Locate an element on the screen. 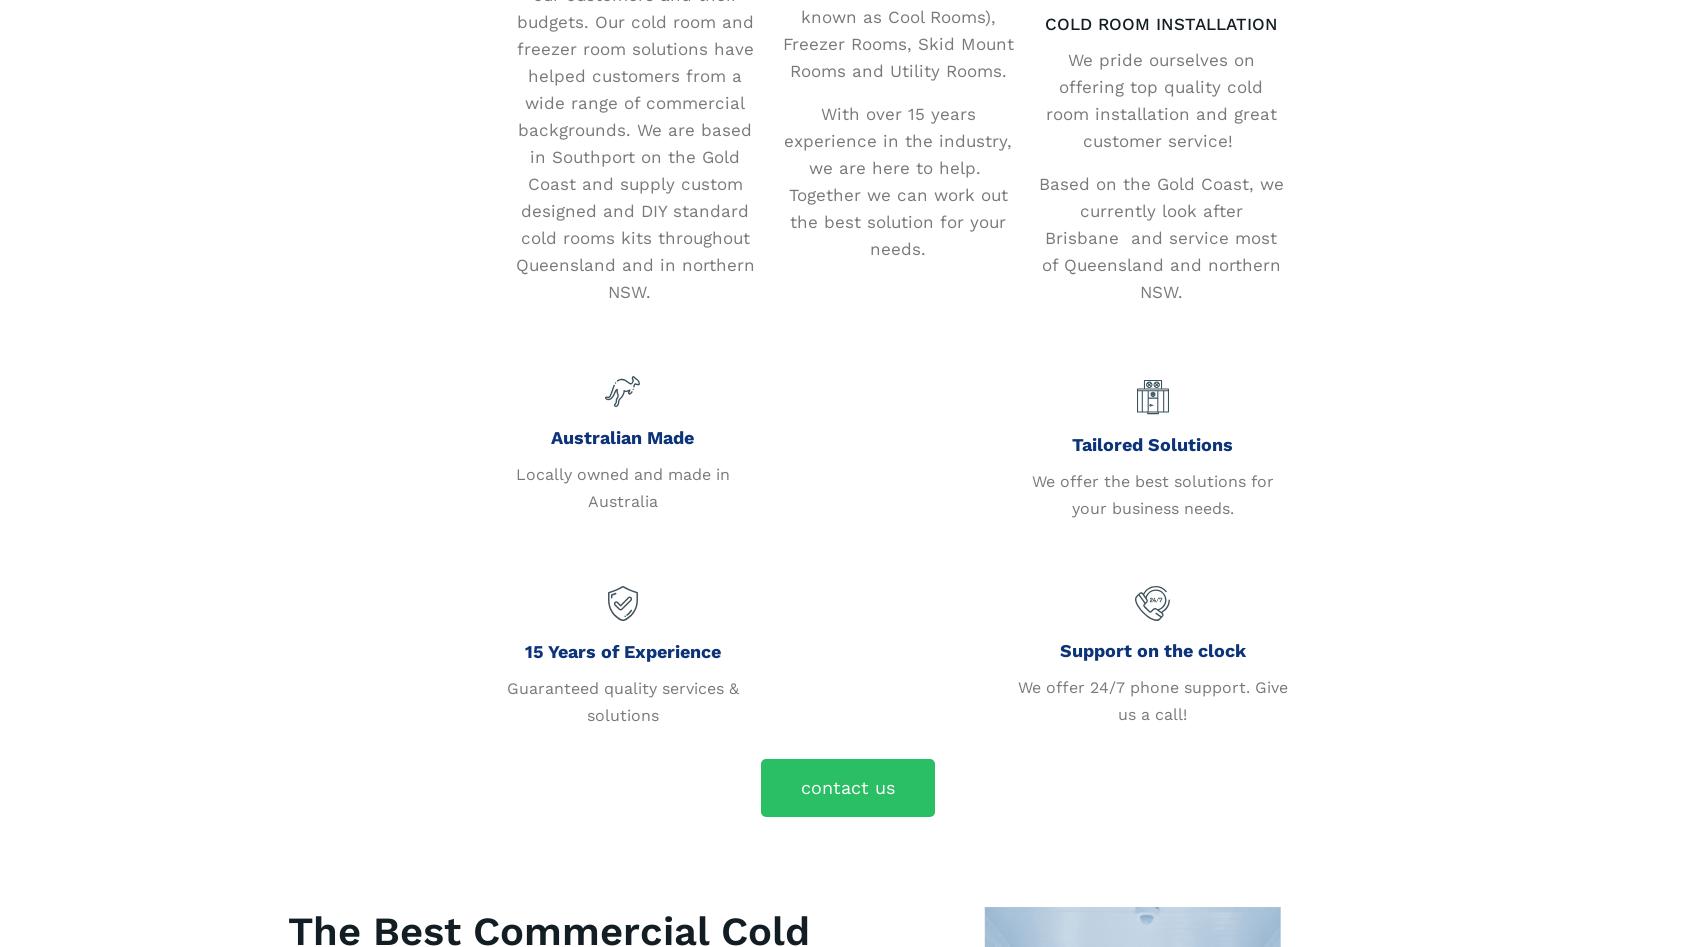 This screenshot has height=947, width=1695. 'We pride ourselves on offering top quality cold room installation and great customer service!' is located at coordinates (1159, 98).